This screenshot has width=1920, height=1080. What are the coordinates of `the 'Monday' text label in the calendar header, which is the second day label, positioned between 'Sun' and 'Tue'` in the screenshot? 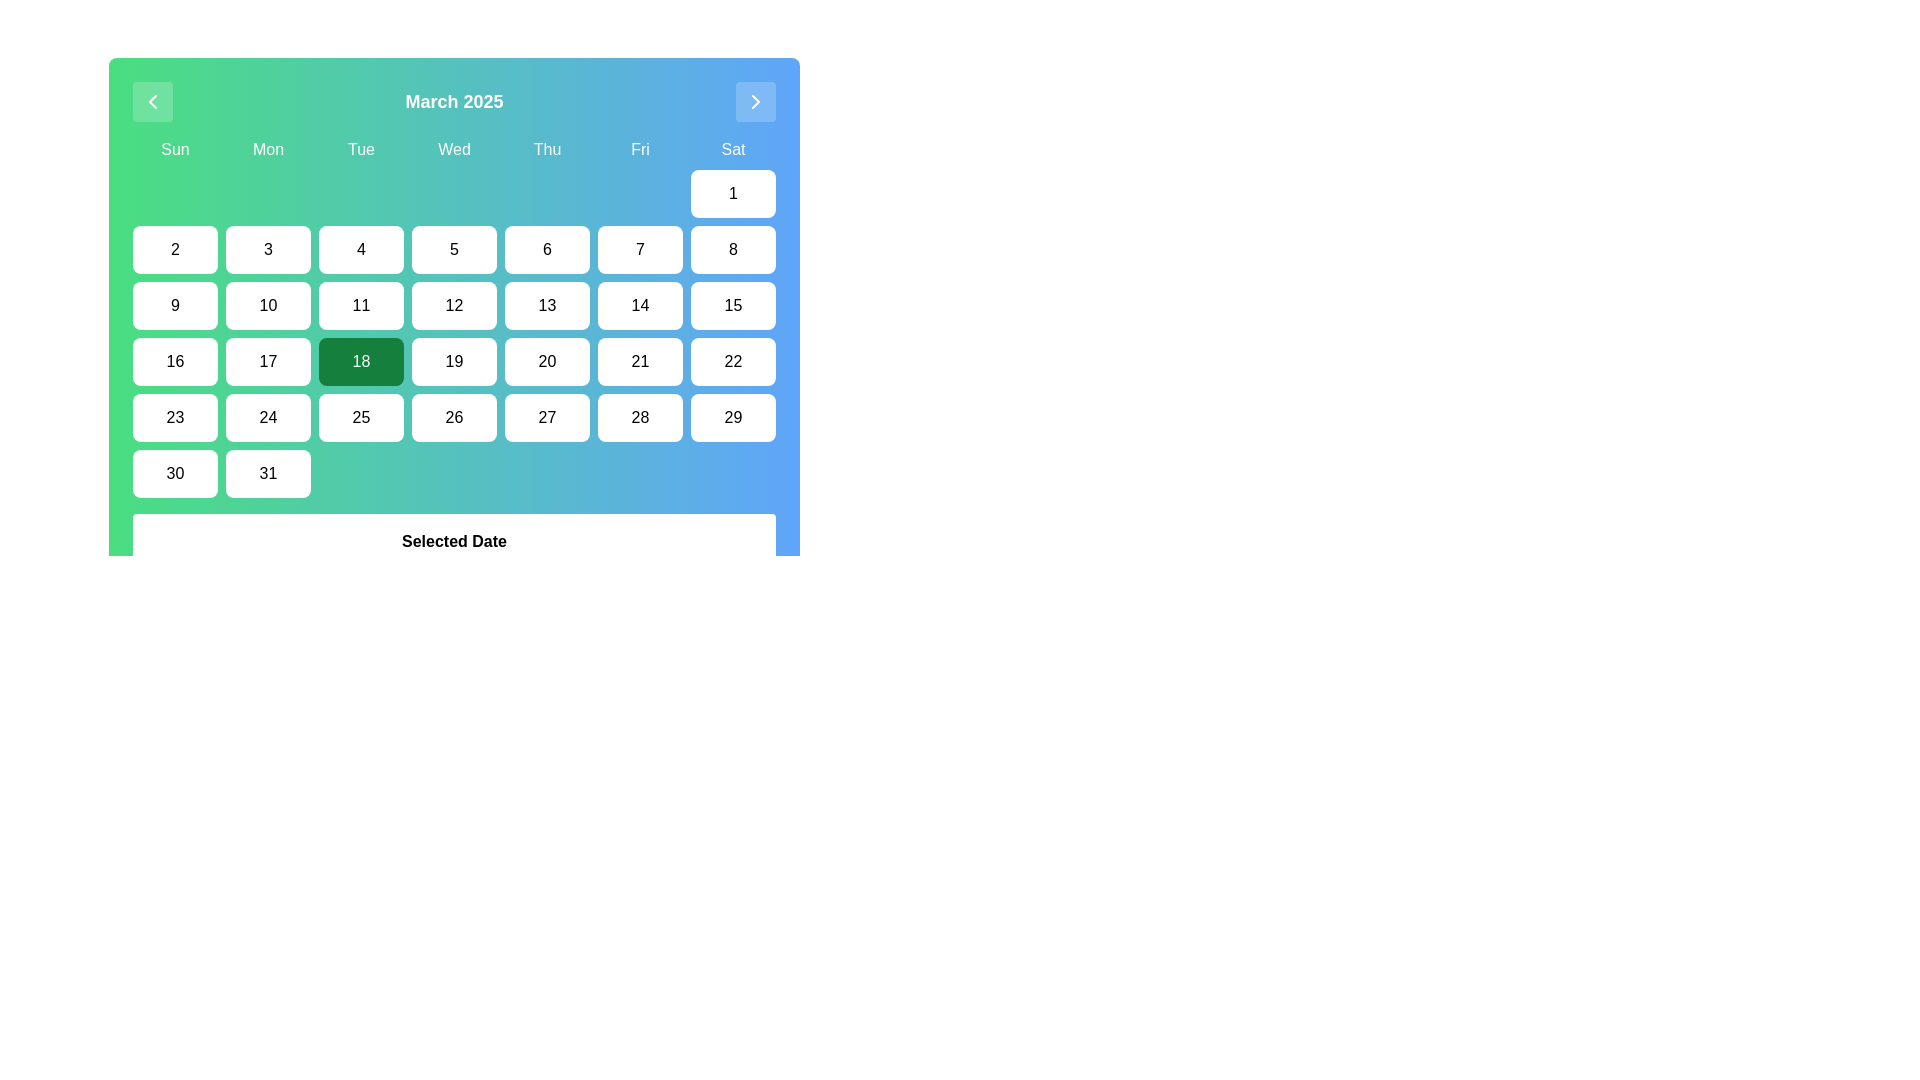 It's located at (267, 149).